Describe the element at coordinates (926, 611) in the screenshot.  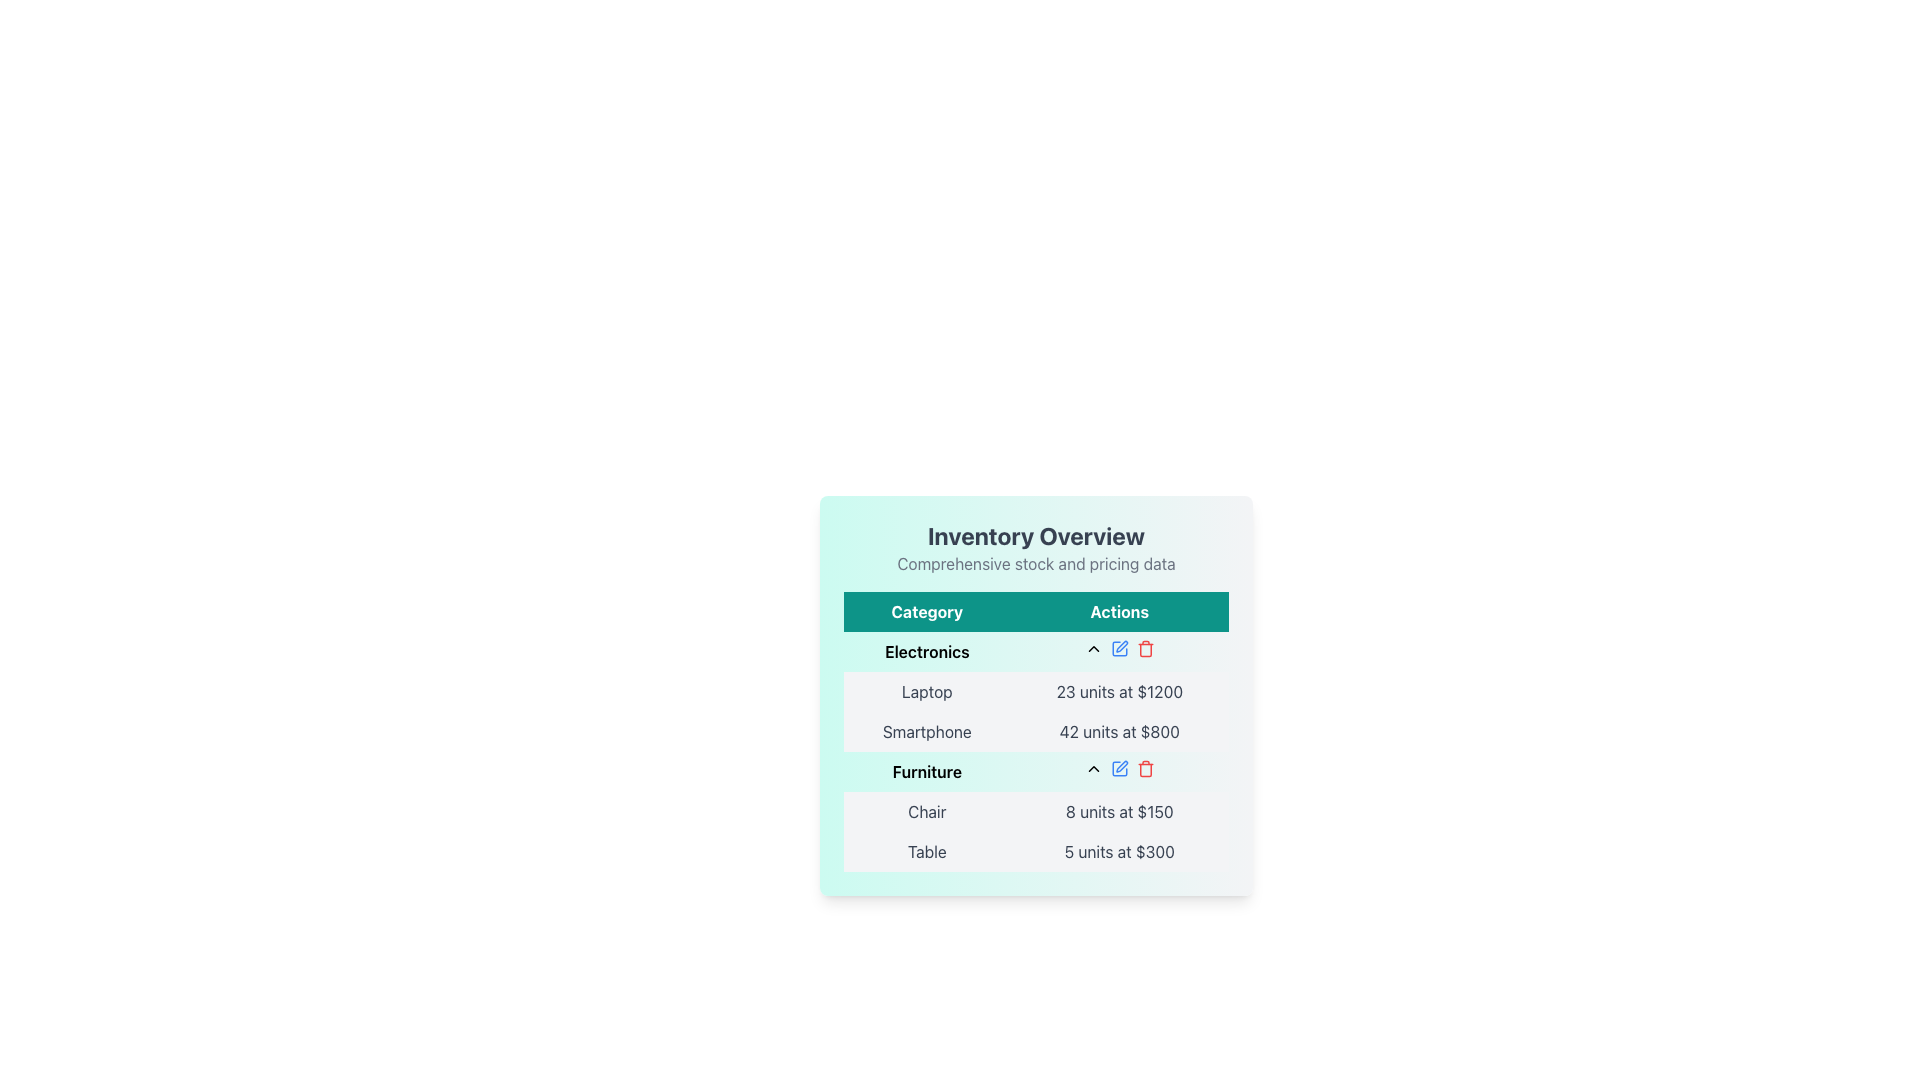
I see `text displayed in the 'Category' label, which is in bold white font on a teal background, located at the top left of the header section of the data table` at that location.